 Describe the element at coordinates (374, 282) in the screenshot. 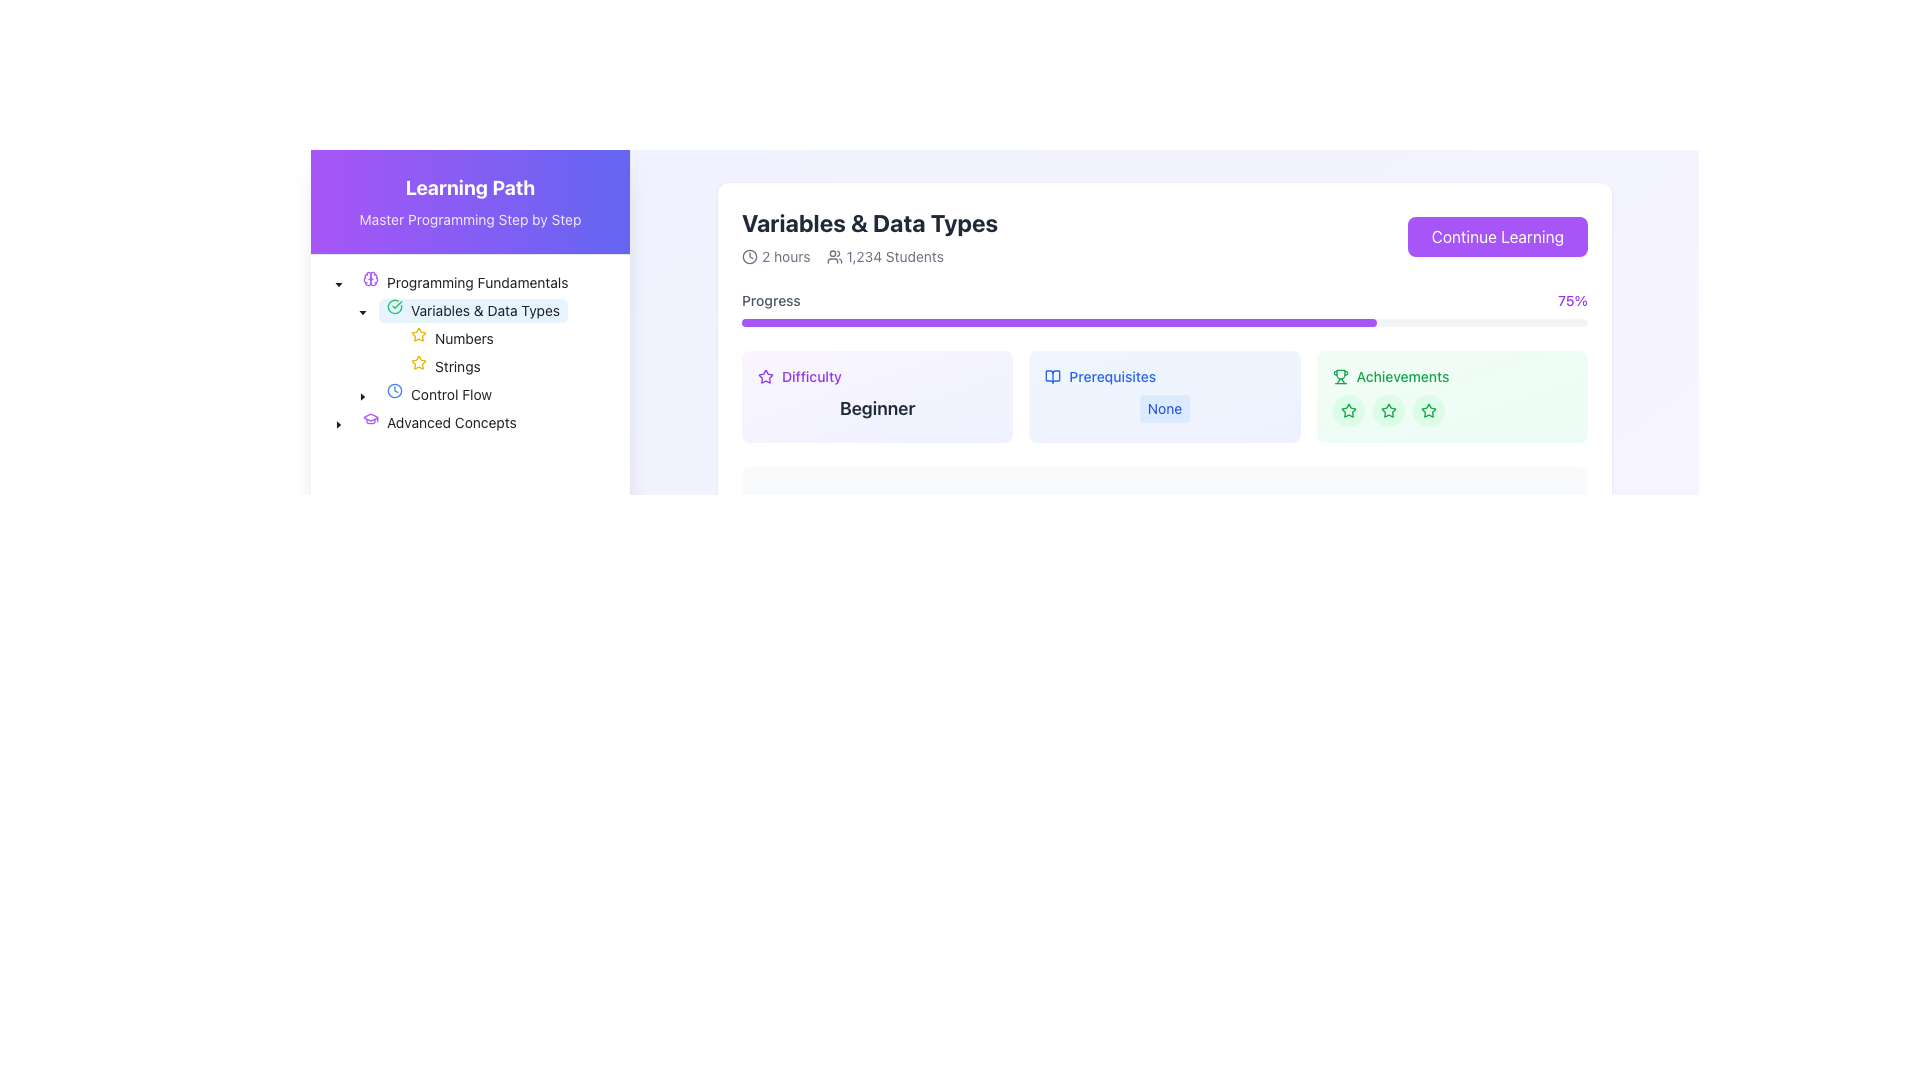

I see `the purple brain icon located next to the text 'Programming Fundamentals' in the tree view of the sidebar` at that location.